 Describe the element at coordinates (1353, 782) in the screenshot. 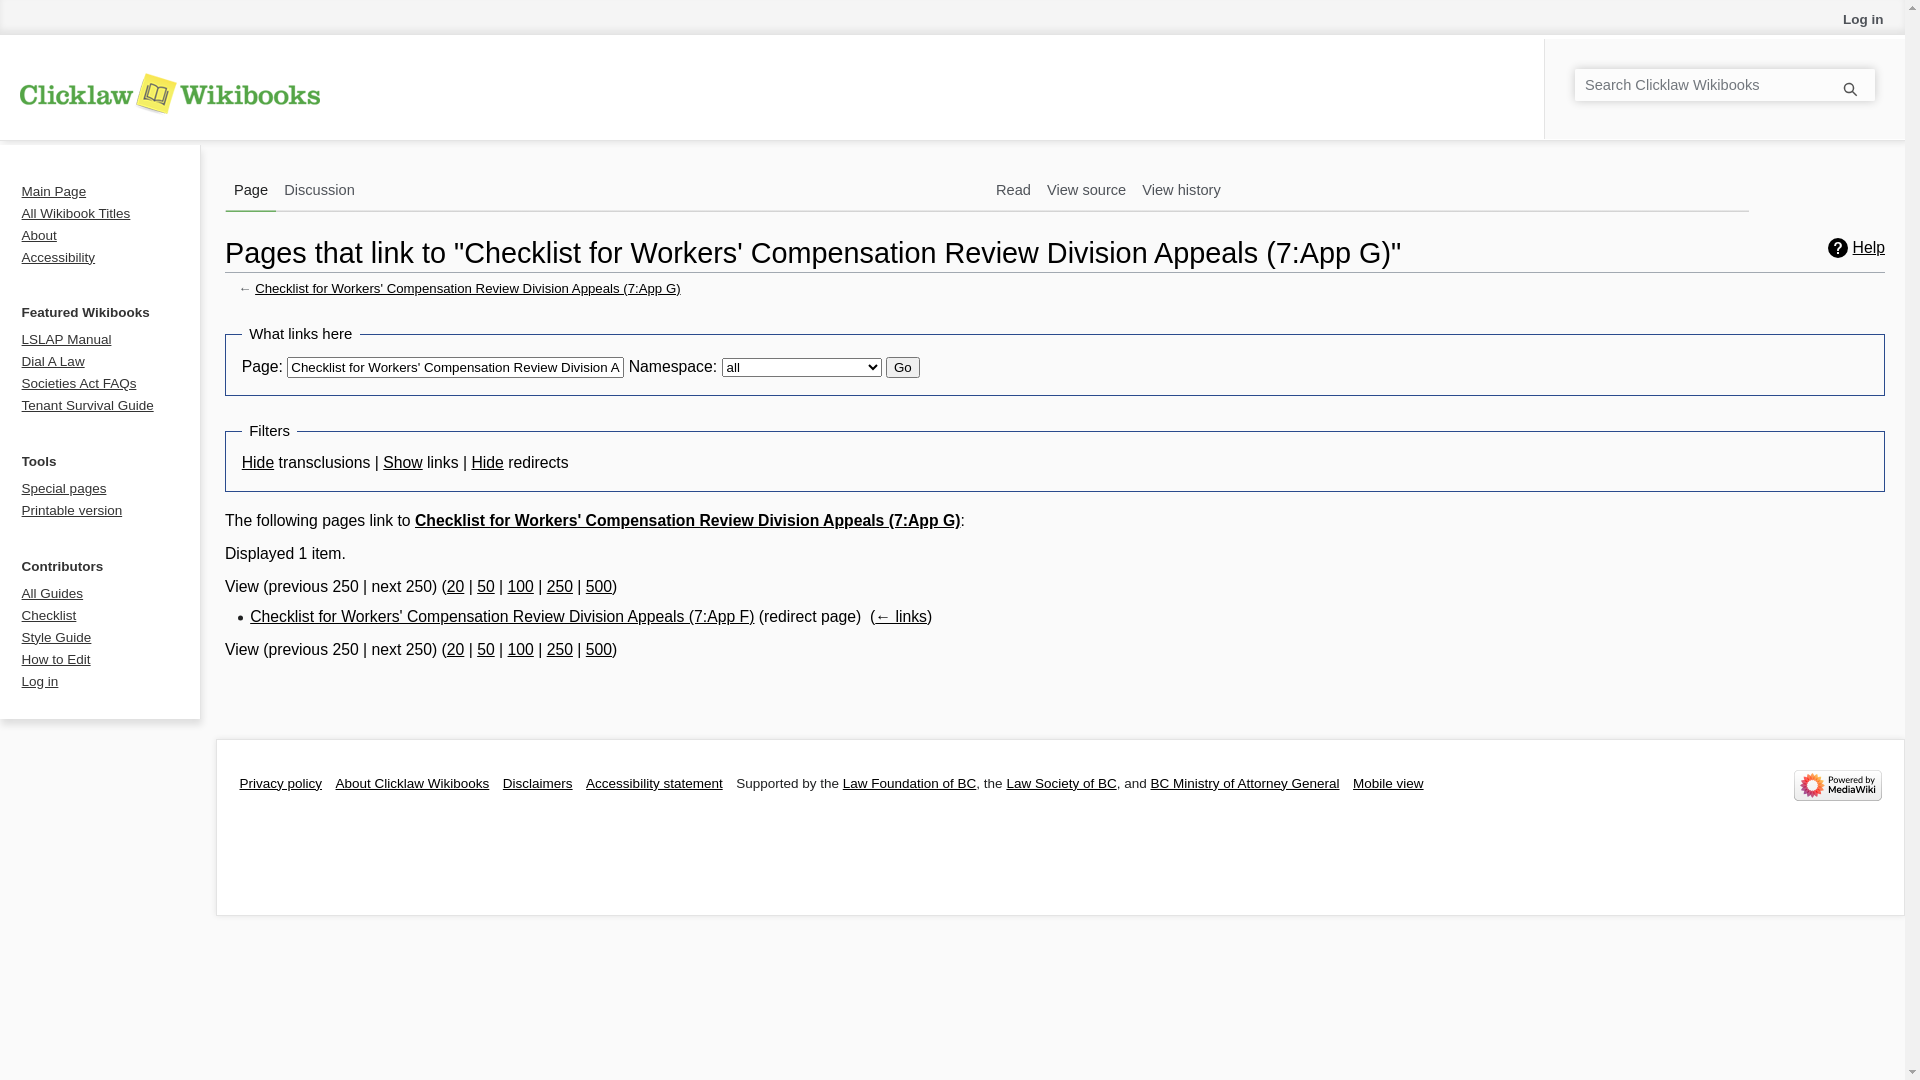

I see `'Mobile view'` at that location.